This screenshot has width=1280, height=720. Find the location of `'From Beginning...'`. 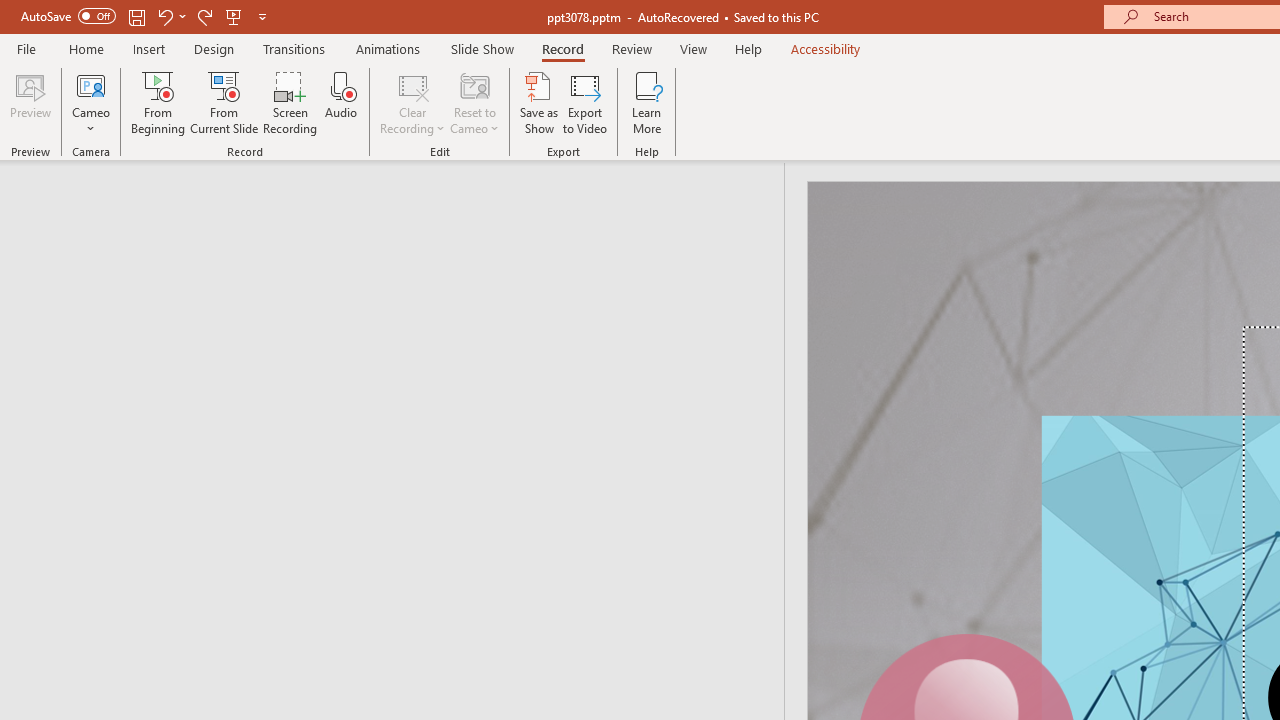

'From Beginning...' is located at coordinates (157, 103).